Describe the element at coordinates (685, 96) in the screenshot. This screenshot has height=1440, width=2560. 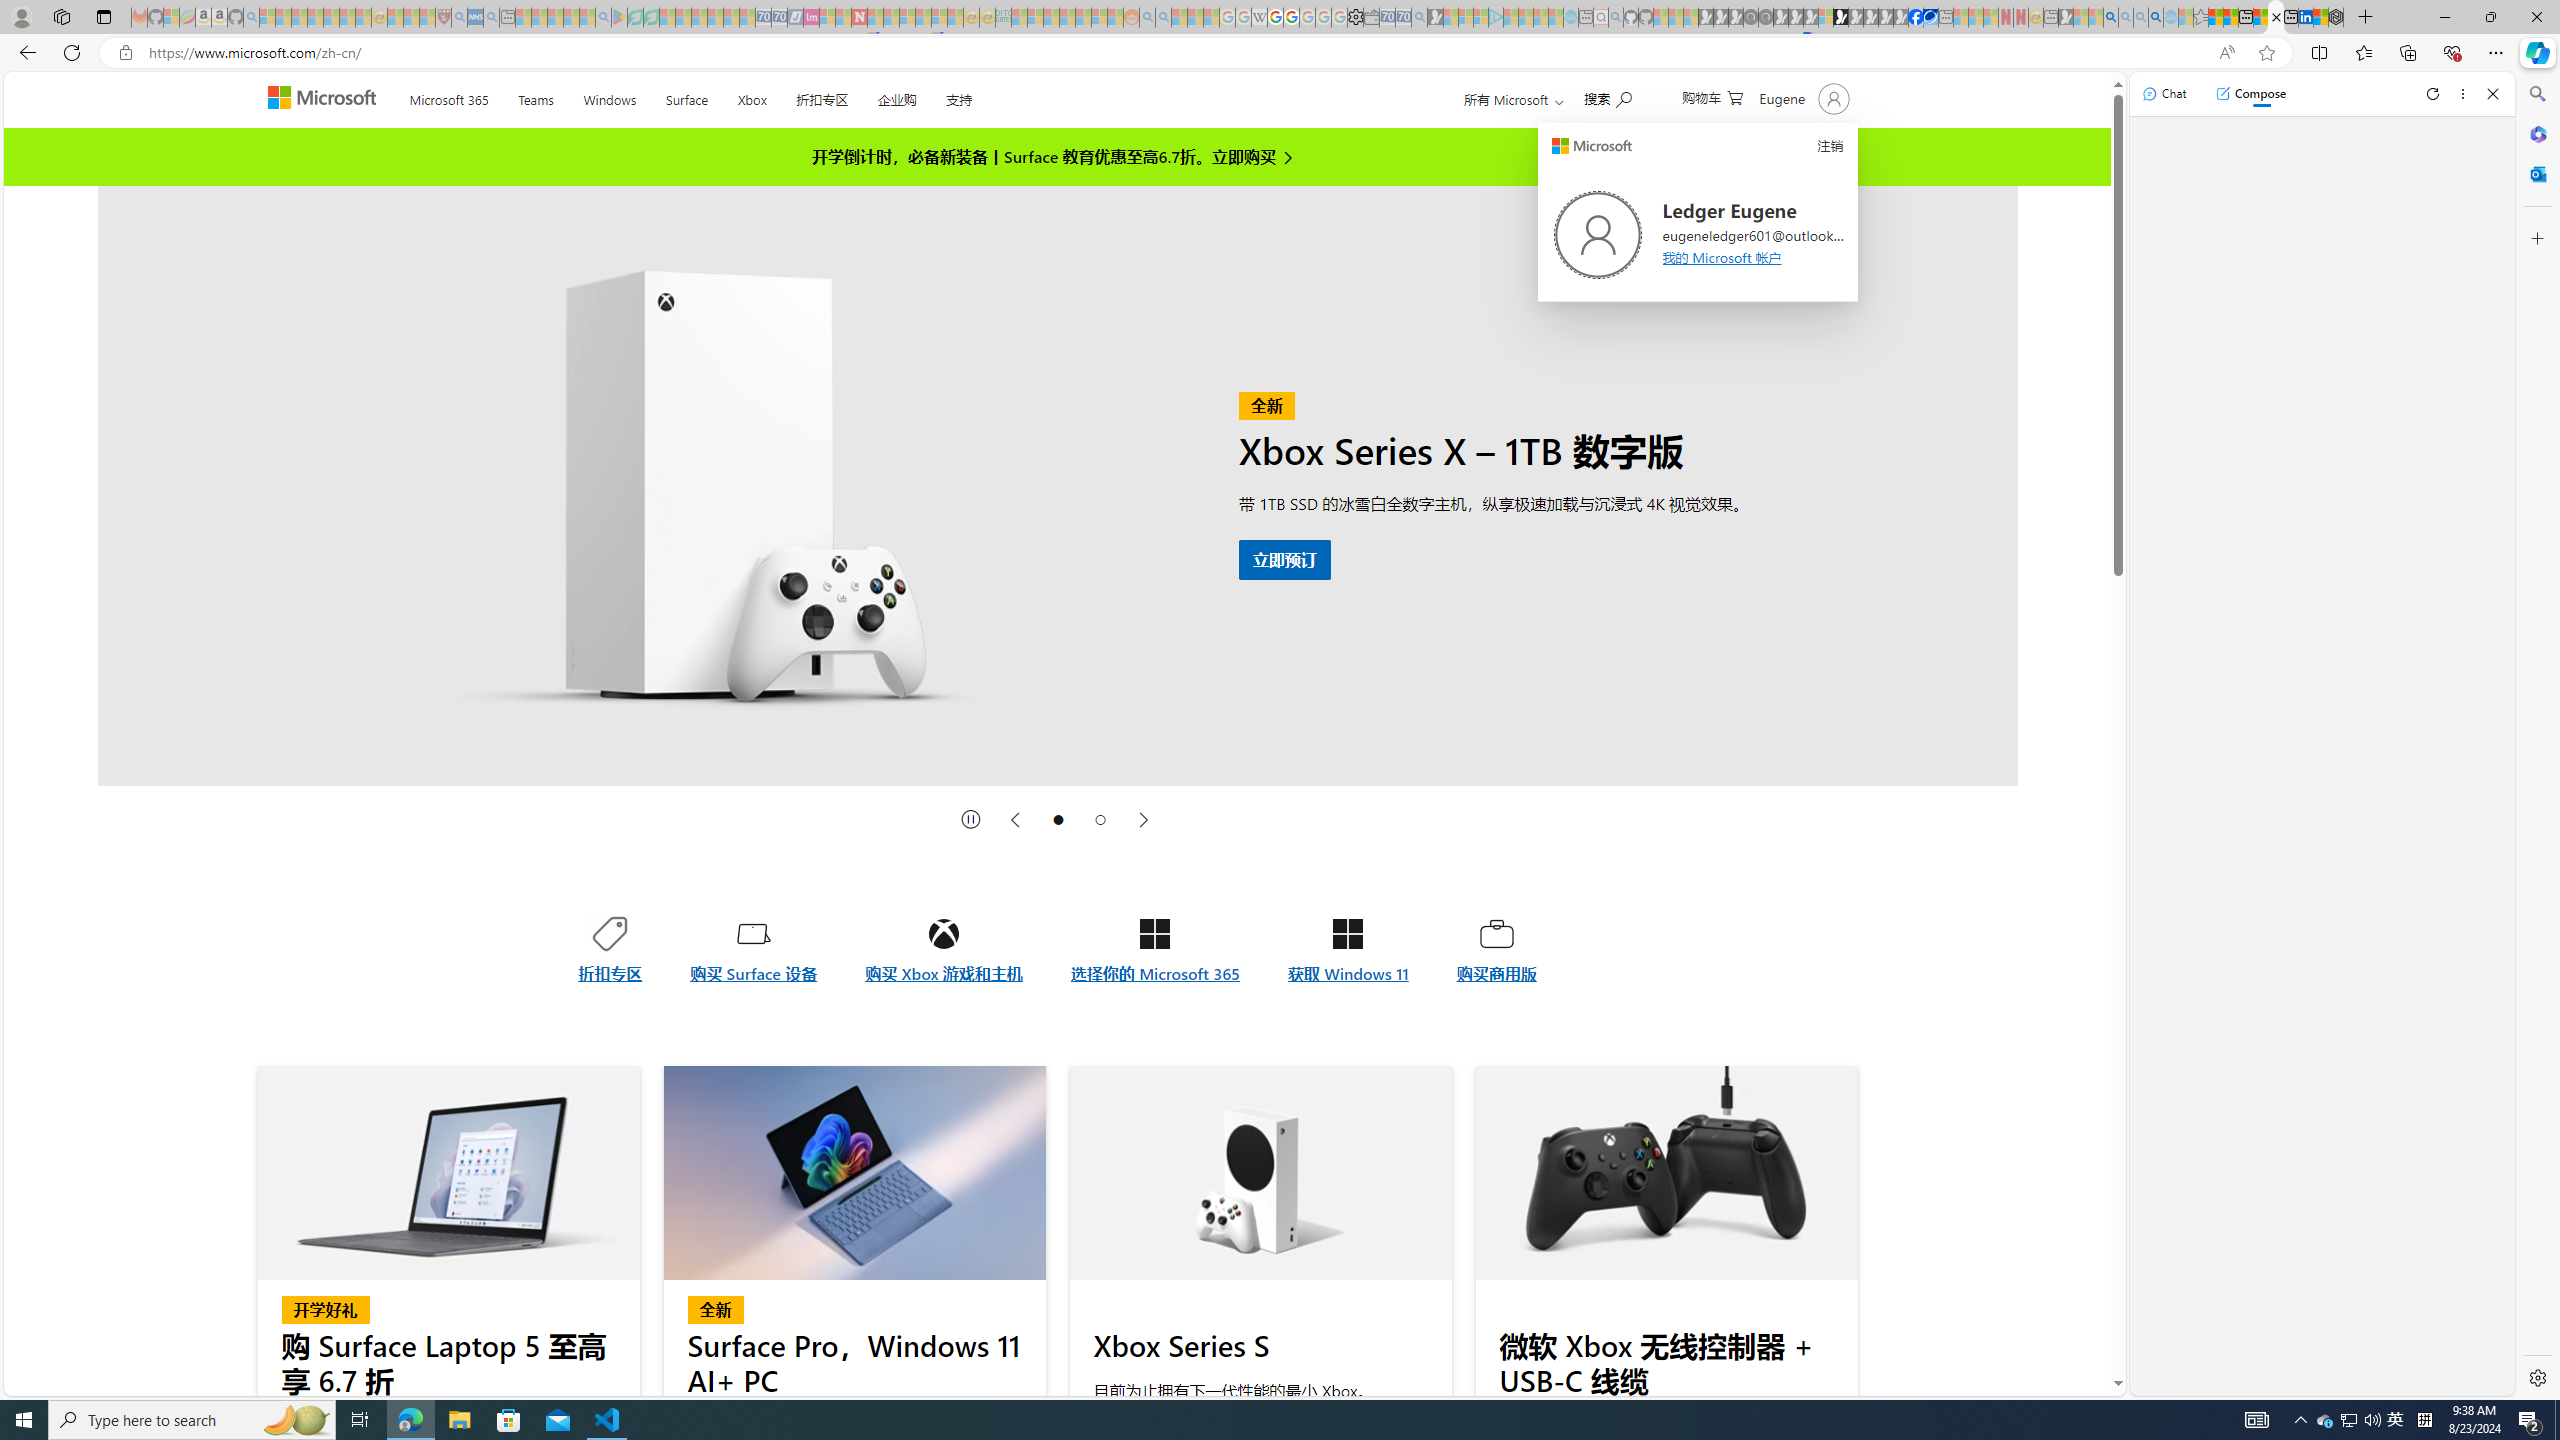
I see `'Surface'` at that location.